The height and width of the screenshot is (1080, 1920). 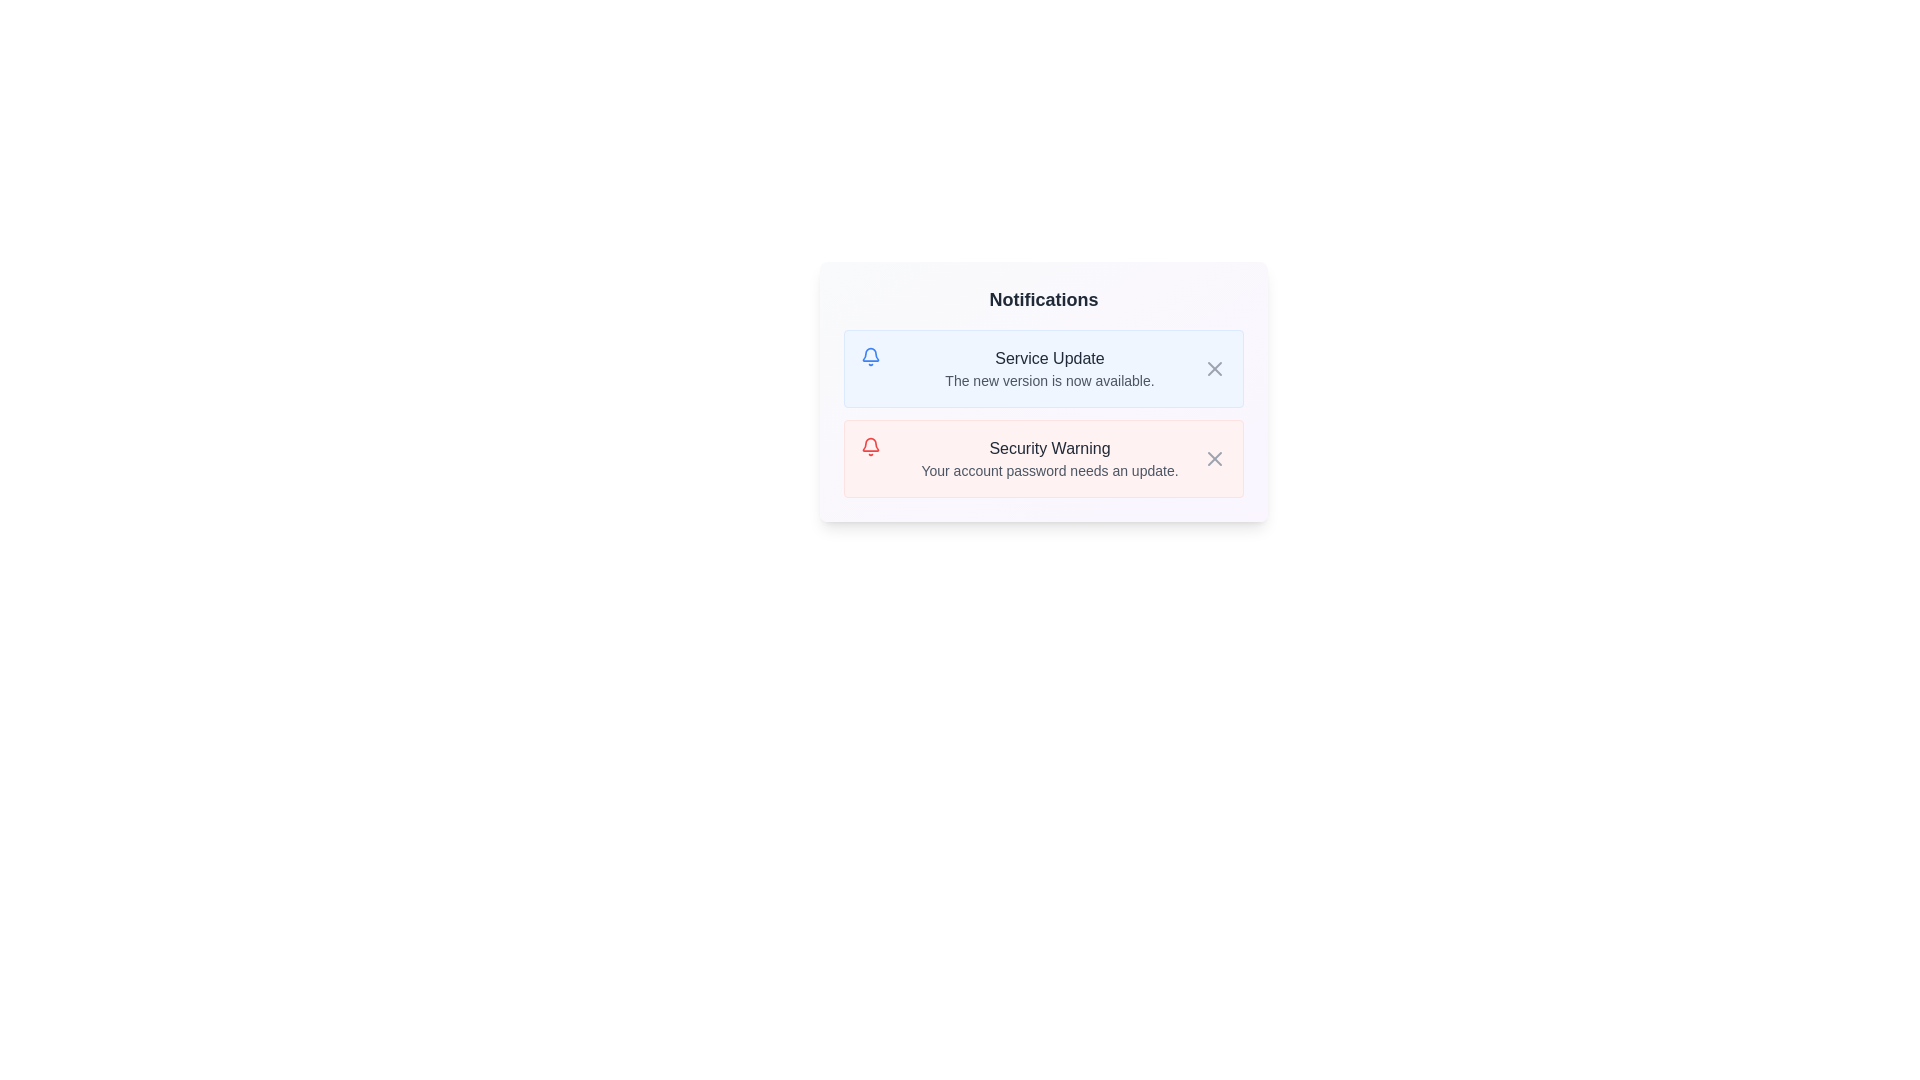 I want to click on the textual notification displaying 'Service Update' with a description 'The new version is now available.', so click(x=1049, y=369).